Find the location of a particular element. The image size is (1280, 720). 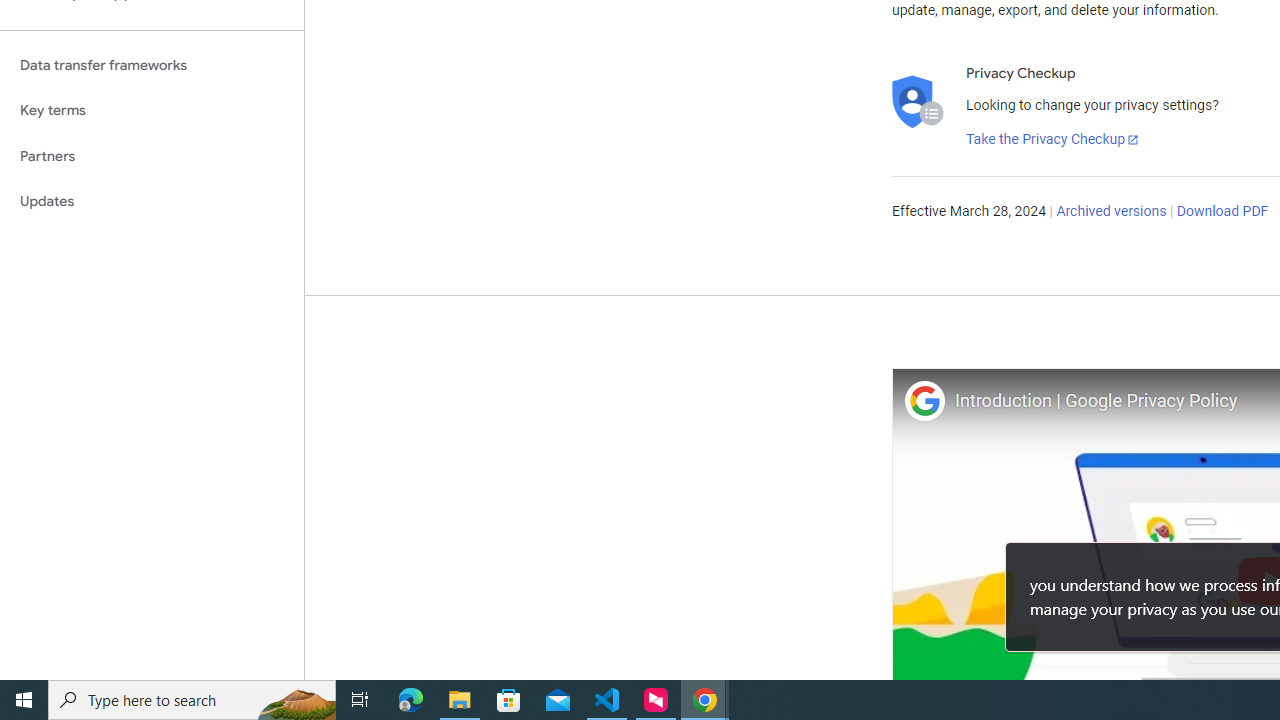

'Download PDF' is located at coordinates (1221, 212).